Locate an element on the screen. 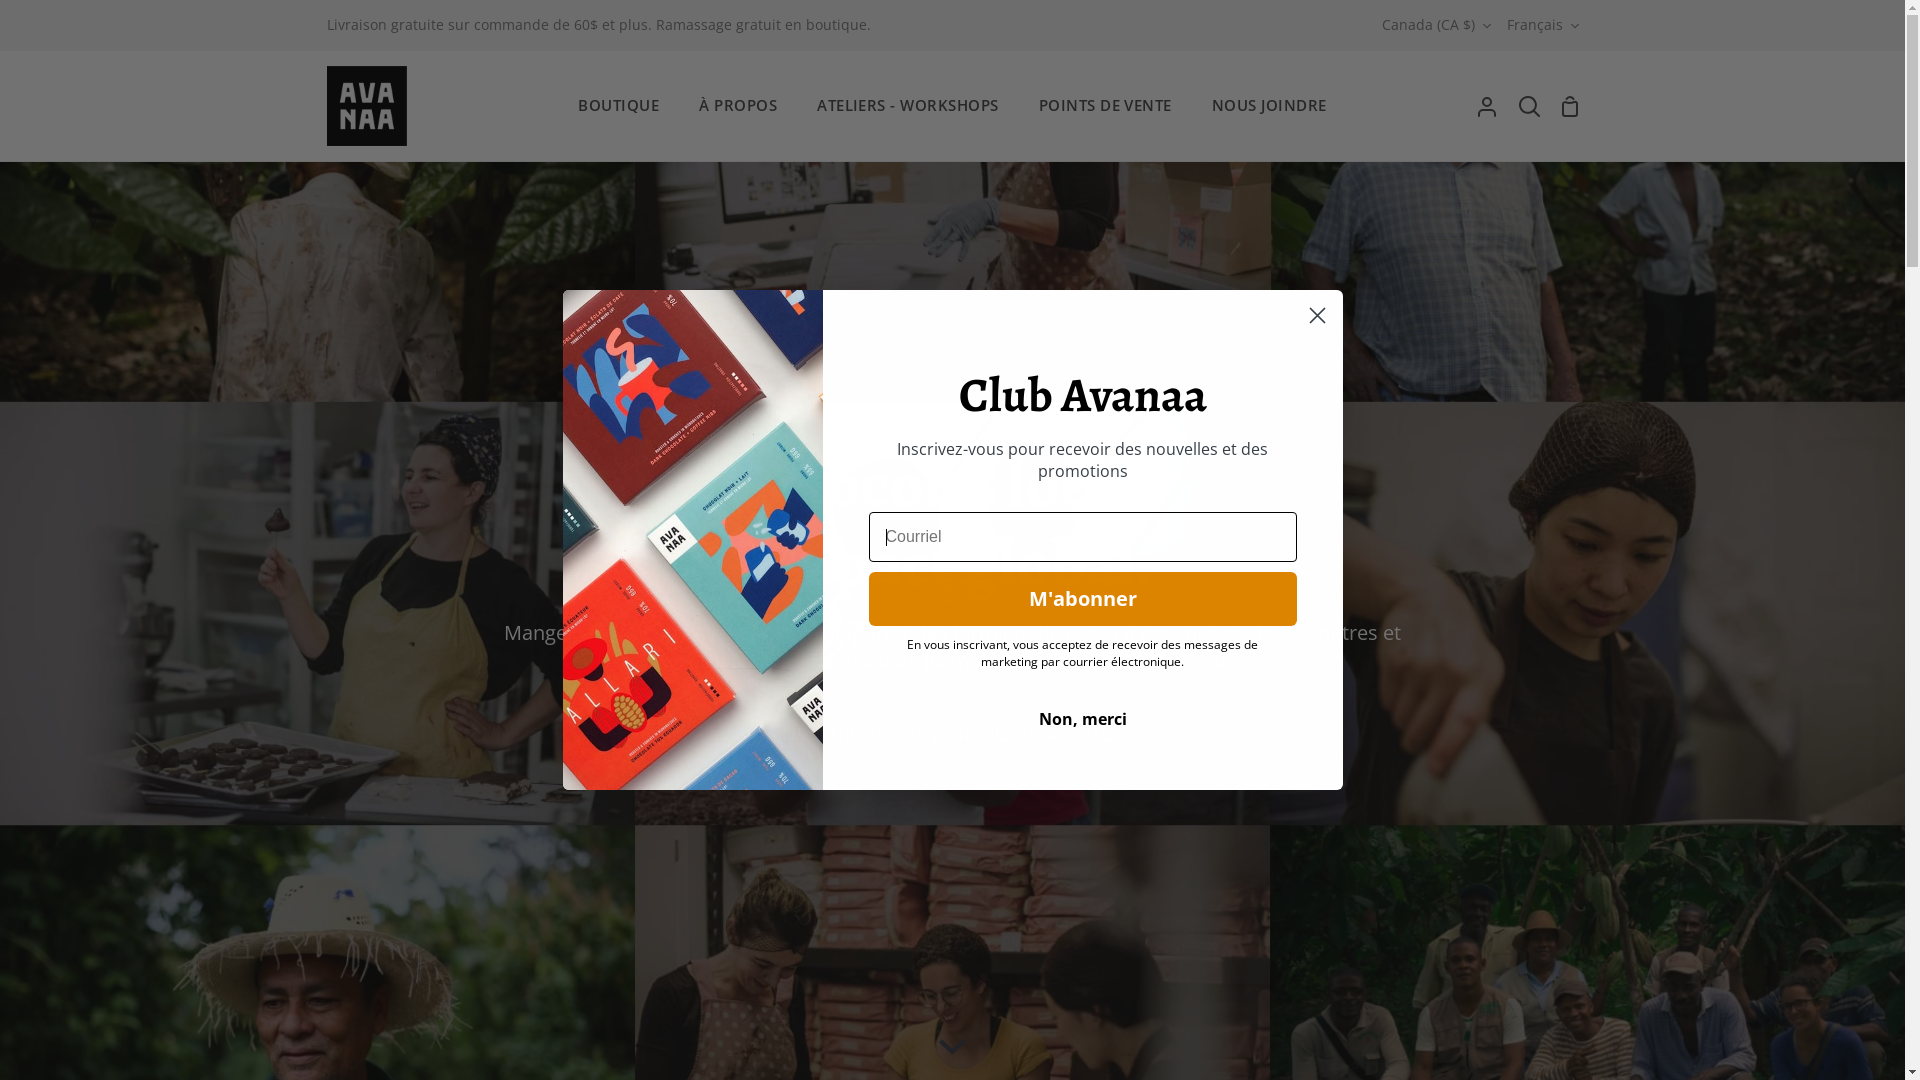  'NOUS JOINDRE' is located at coordinates (1268, 105).